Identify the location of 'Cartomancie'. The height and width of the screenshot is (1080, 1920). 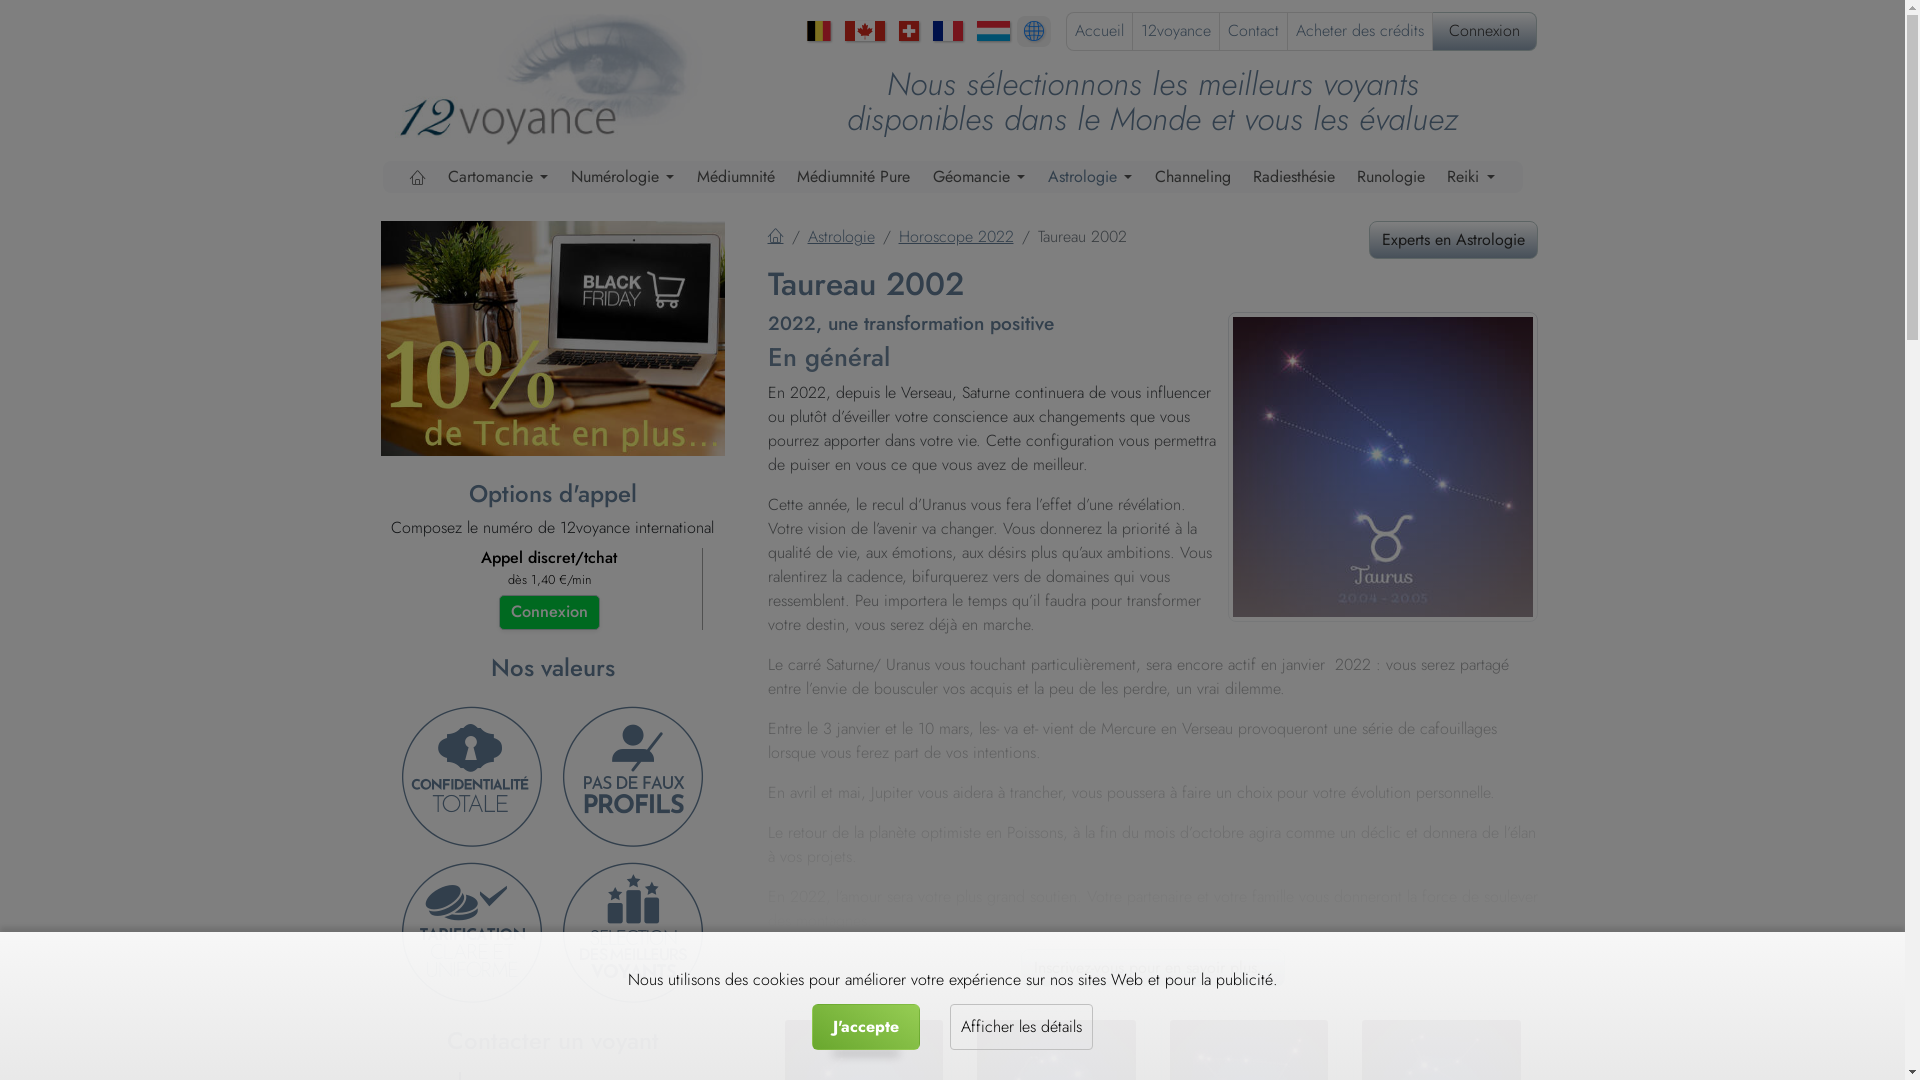
(498, 176).